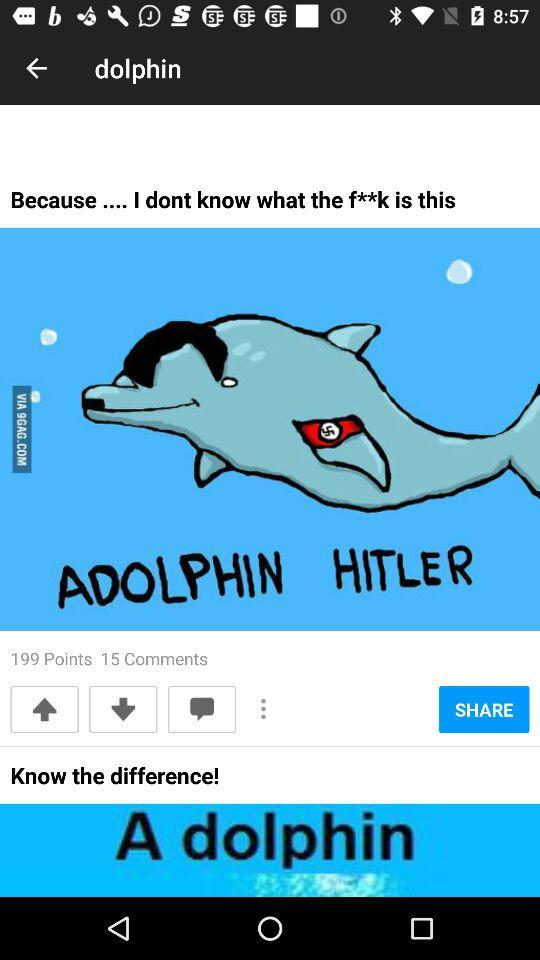 The width and height of the screenshot is (540, 960). What do you see at coordinates (202, 709) in the screenshot?
I see `the icon below 199 points 	15 icon` at bounding box center [202, 709].